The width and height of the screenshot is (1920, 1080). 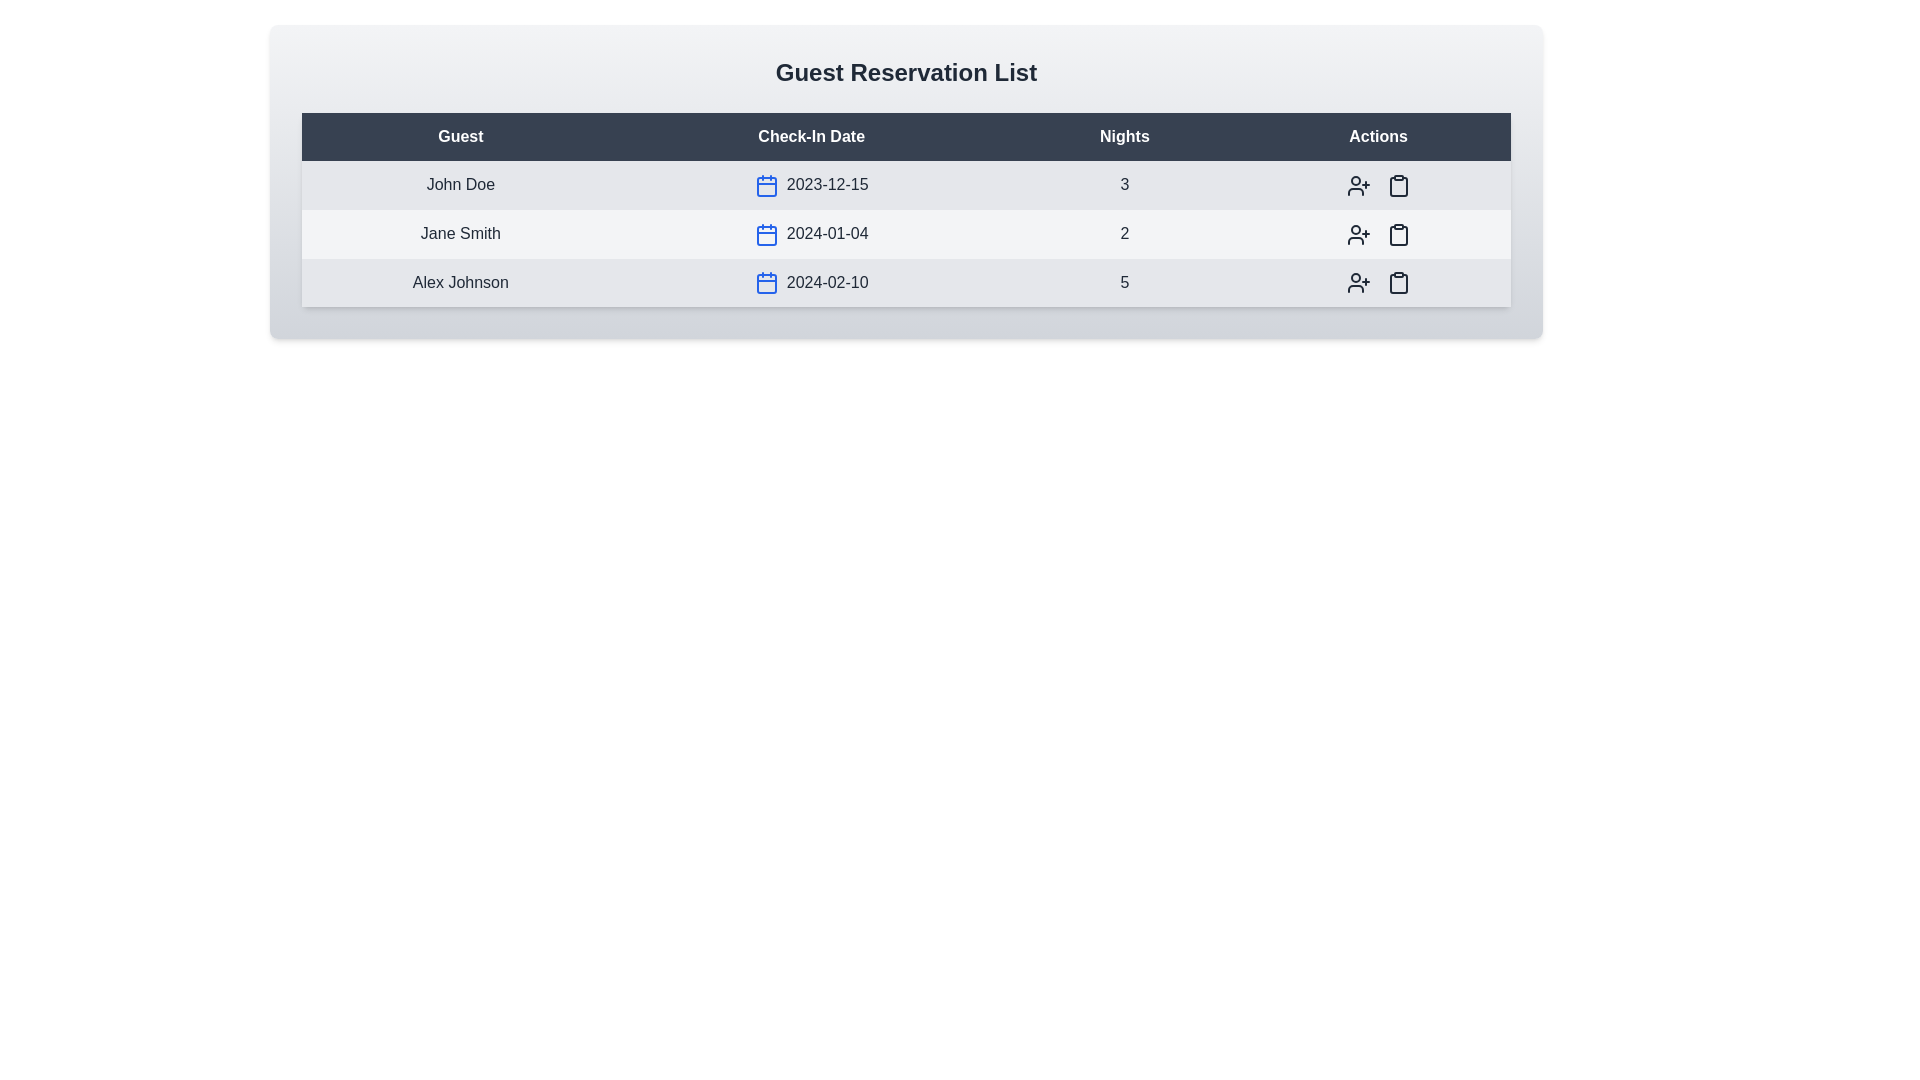 I want to click on the icon group in the last row of the table under the 'Actions' column for 'Alex Johnson', so click(x=1377, y=282).